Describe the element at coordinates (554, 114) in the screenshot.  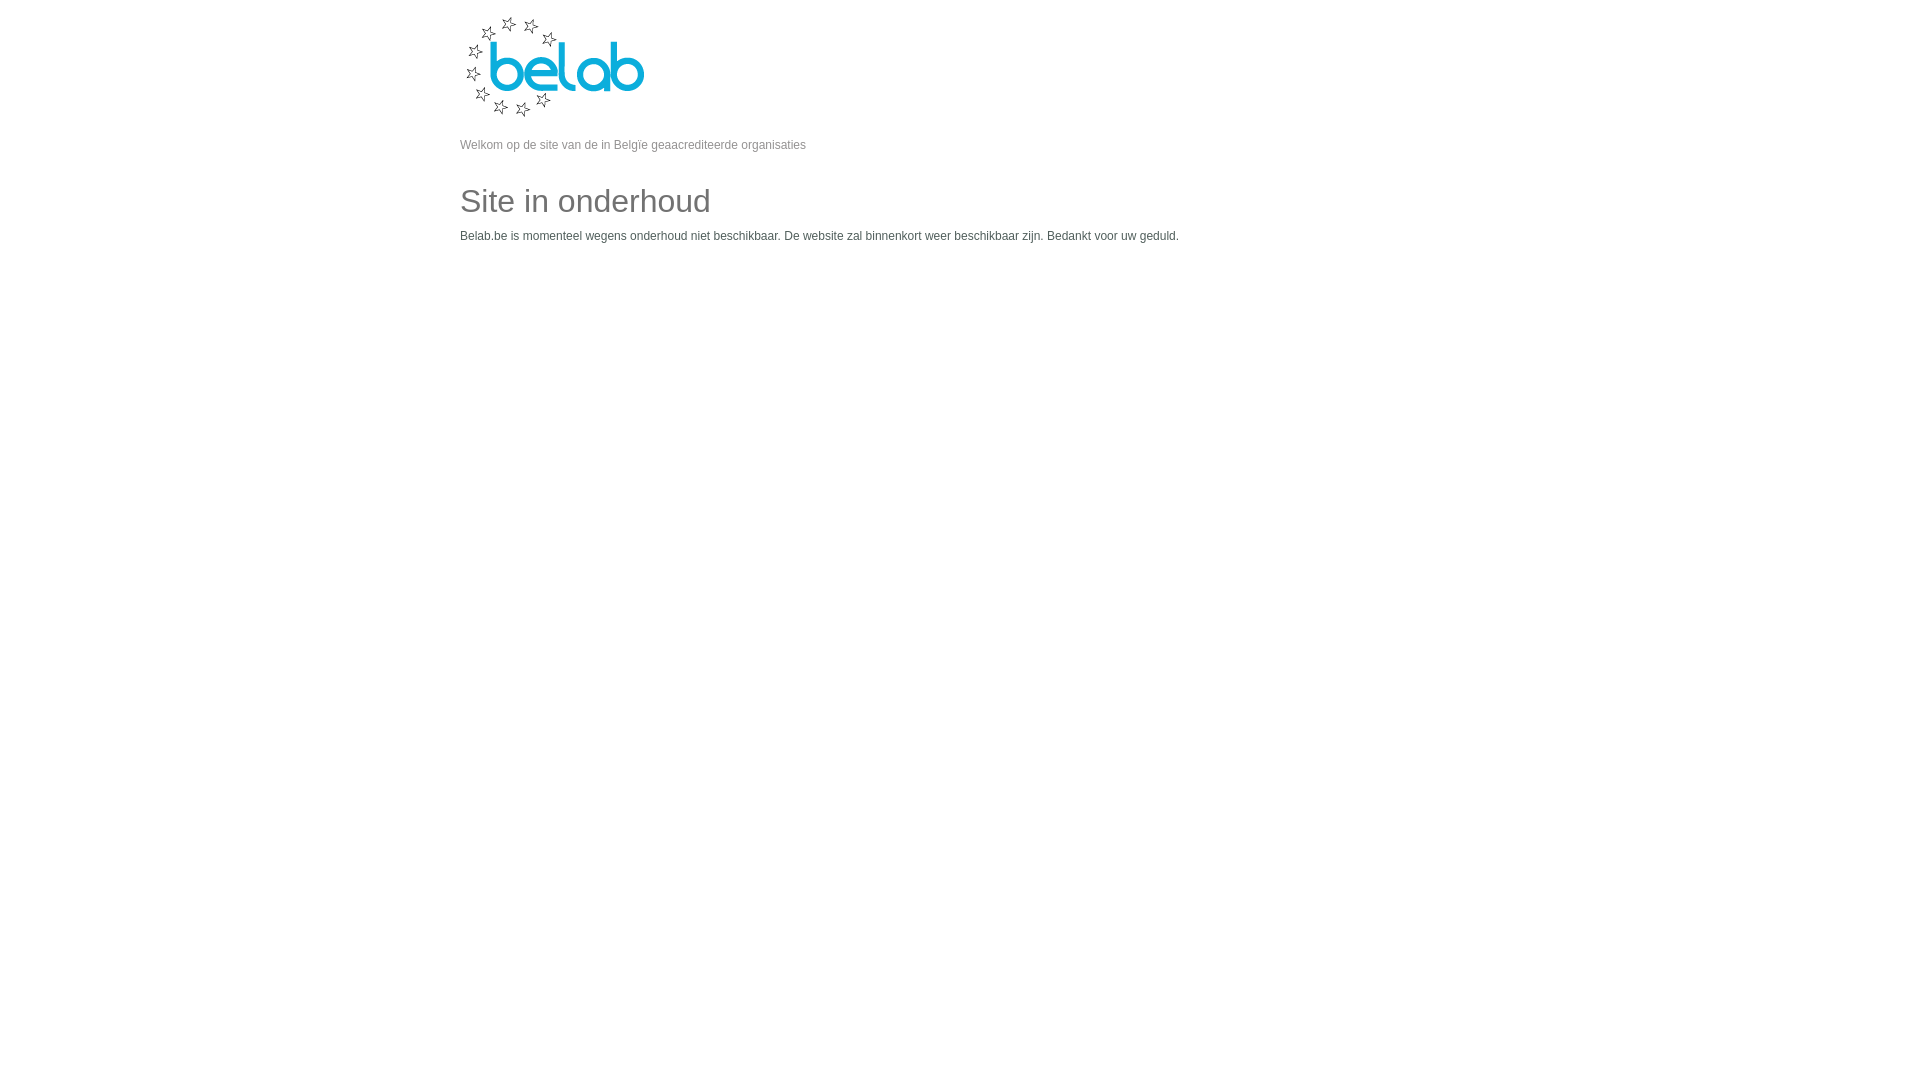
I see `'Home'` at that location.